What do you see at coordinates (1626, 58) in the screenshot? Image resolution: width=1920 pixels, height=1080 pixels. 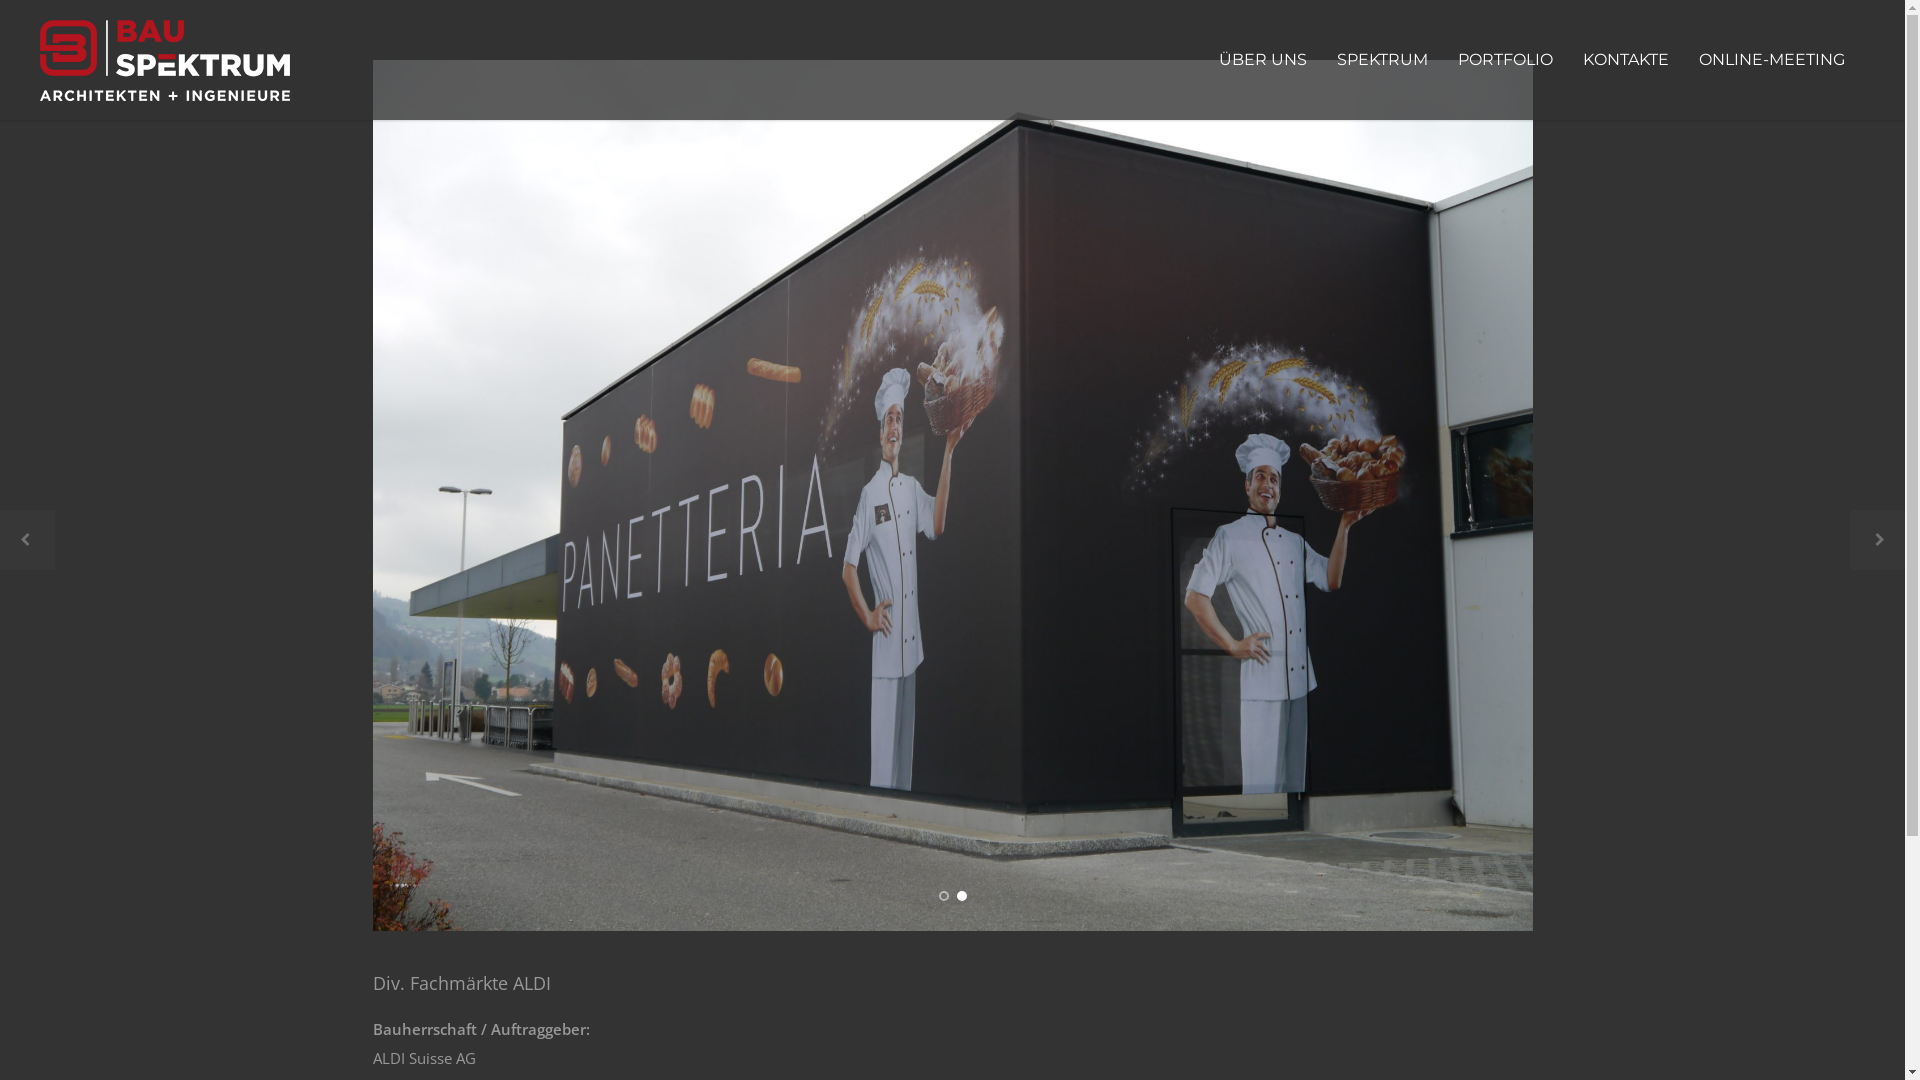 I see `'KONTAKTE'` at bounding box center [1626, 58].